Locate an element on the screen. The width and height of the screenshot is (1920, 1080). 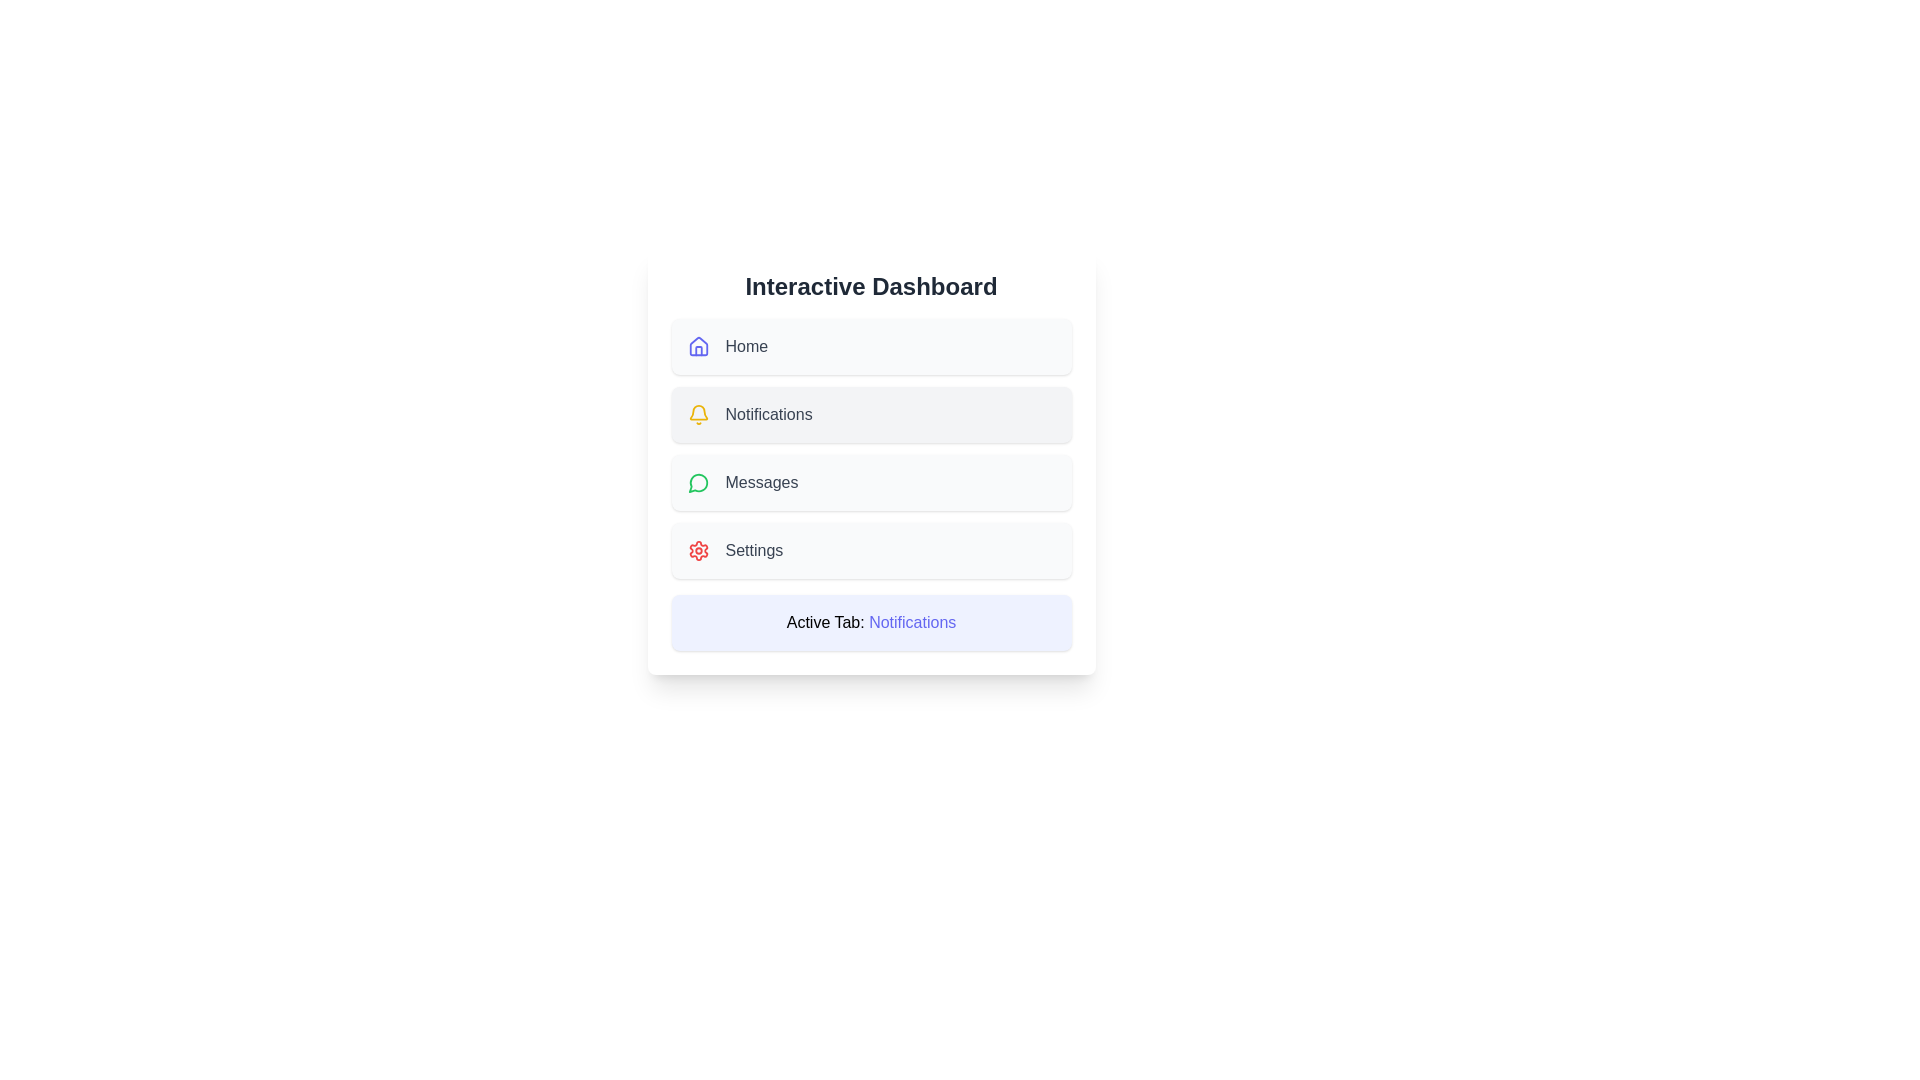
the menu button labeled Notifications is located at coordinates (871, 414).